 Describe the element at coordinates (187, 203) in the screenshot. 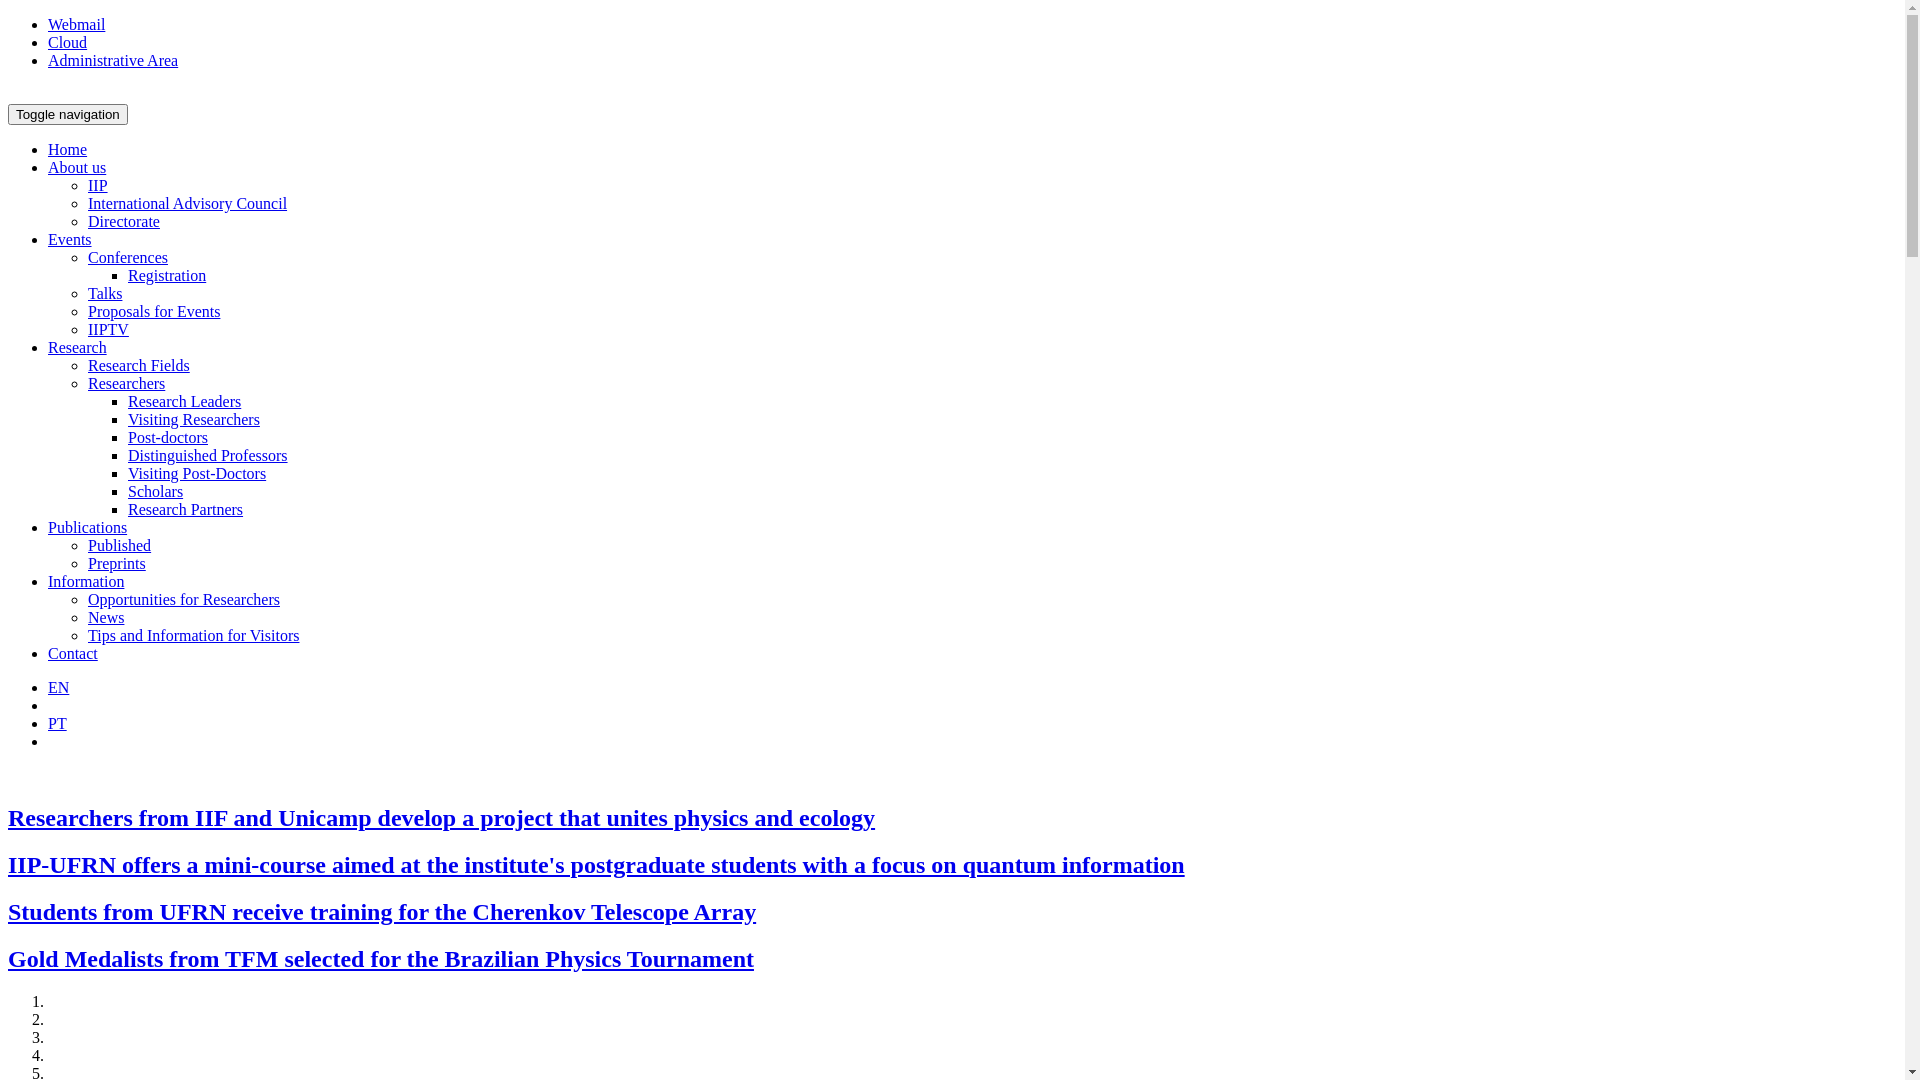

I see `'International Advisory Council'` at that location.